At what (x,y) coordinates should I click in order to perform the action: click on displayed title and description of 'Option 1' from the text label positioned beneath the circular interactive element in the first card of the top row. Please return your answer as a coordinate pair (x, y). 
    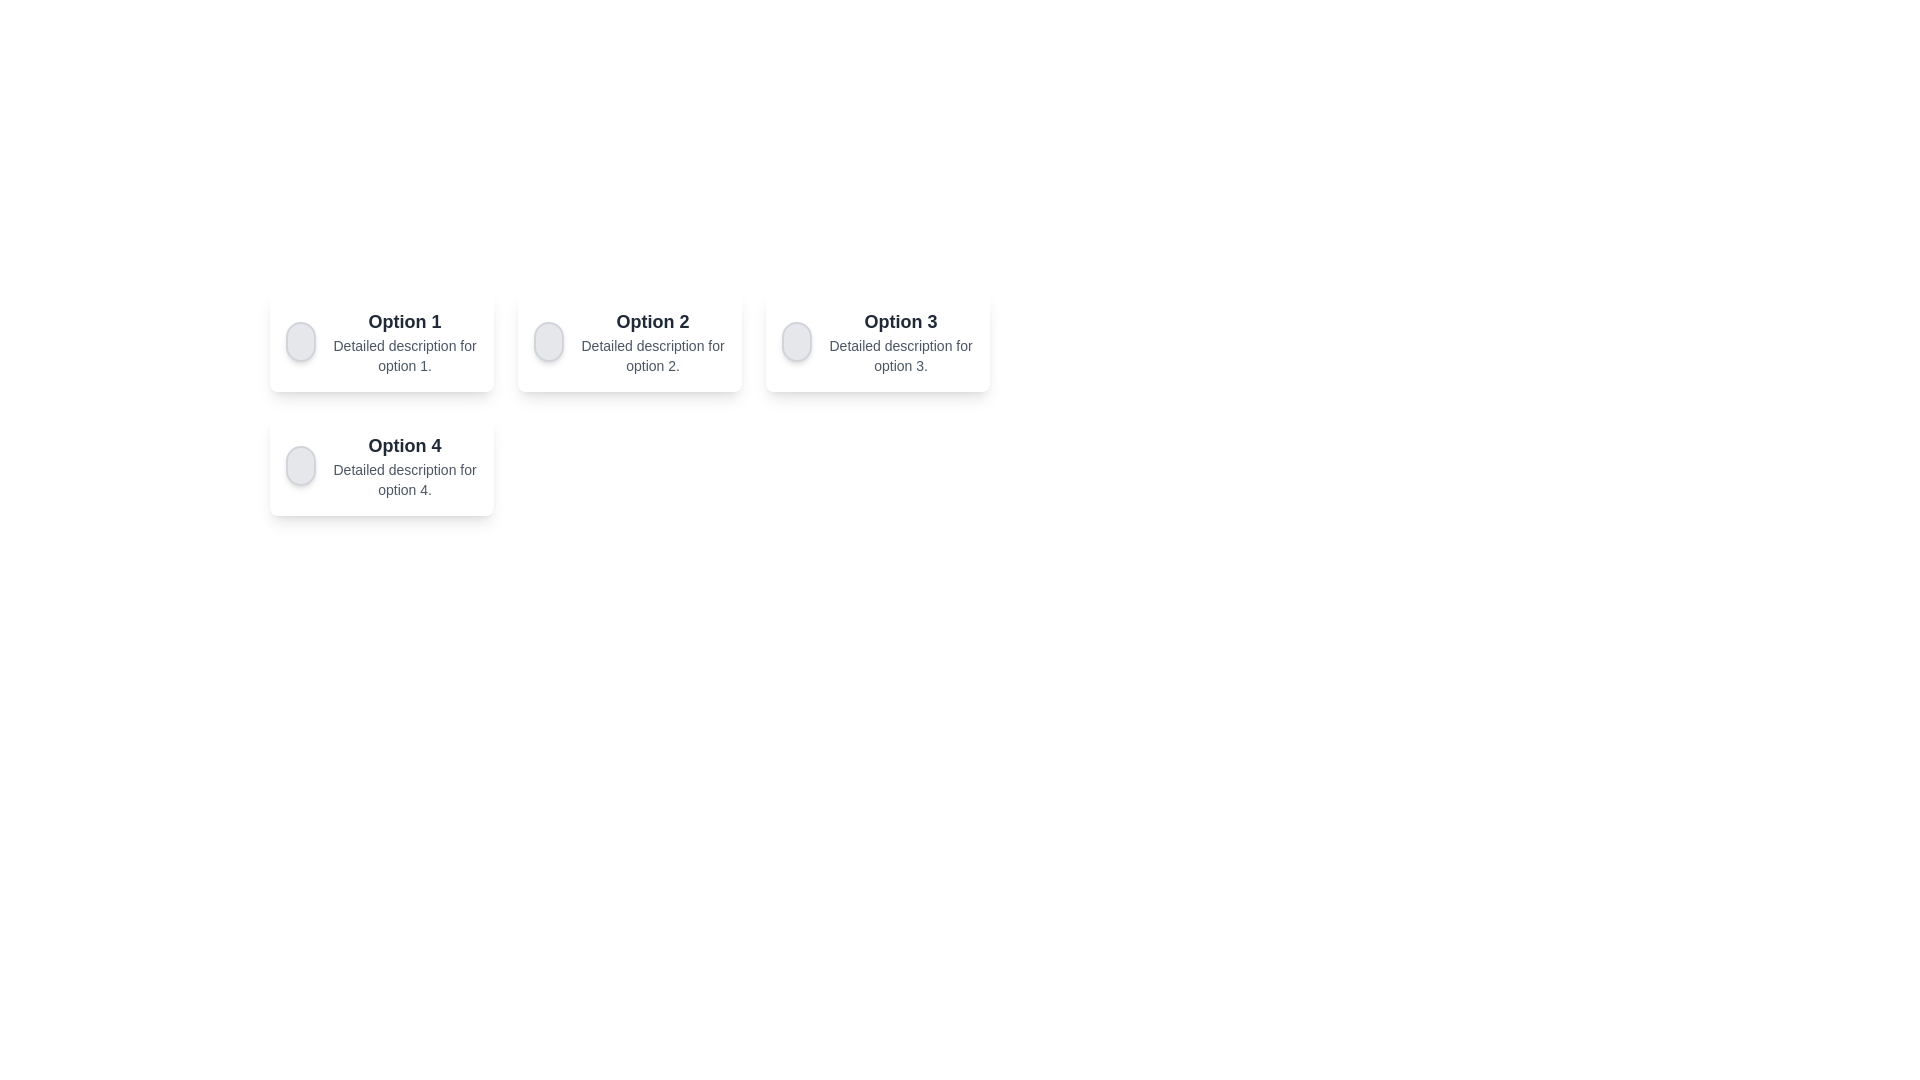
    Looking at the image, I should click on (404, 341).